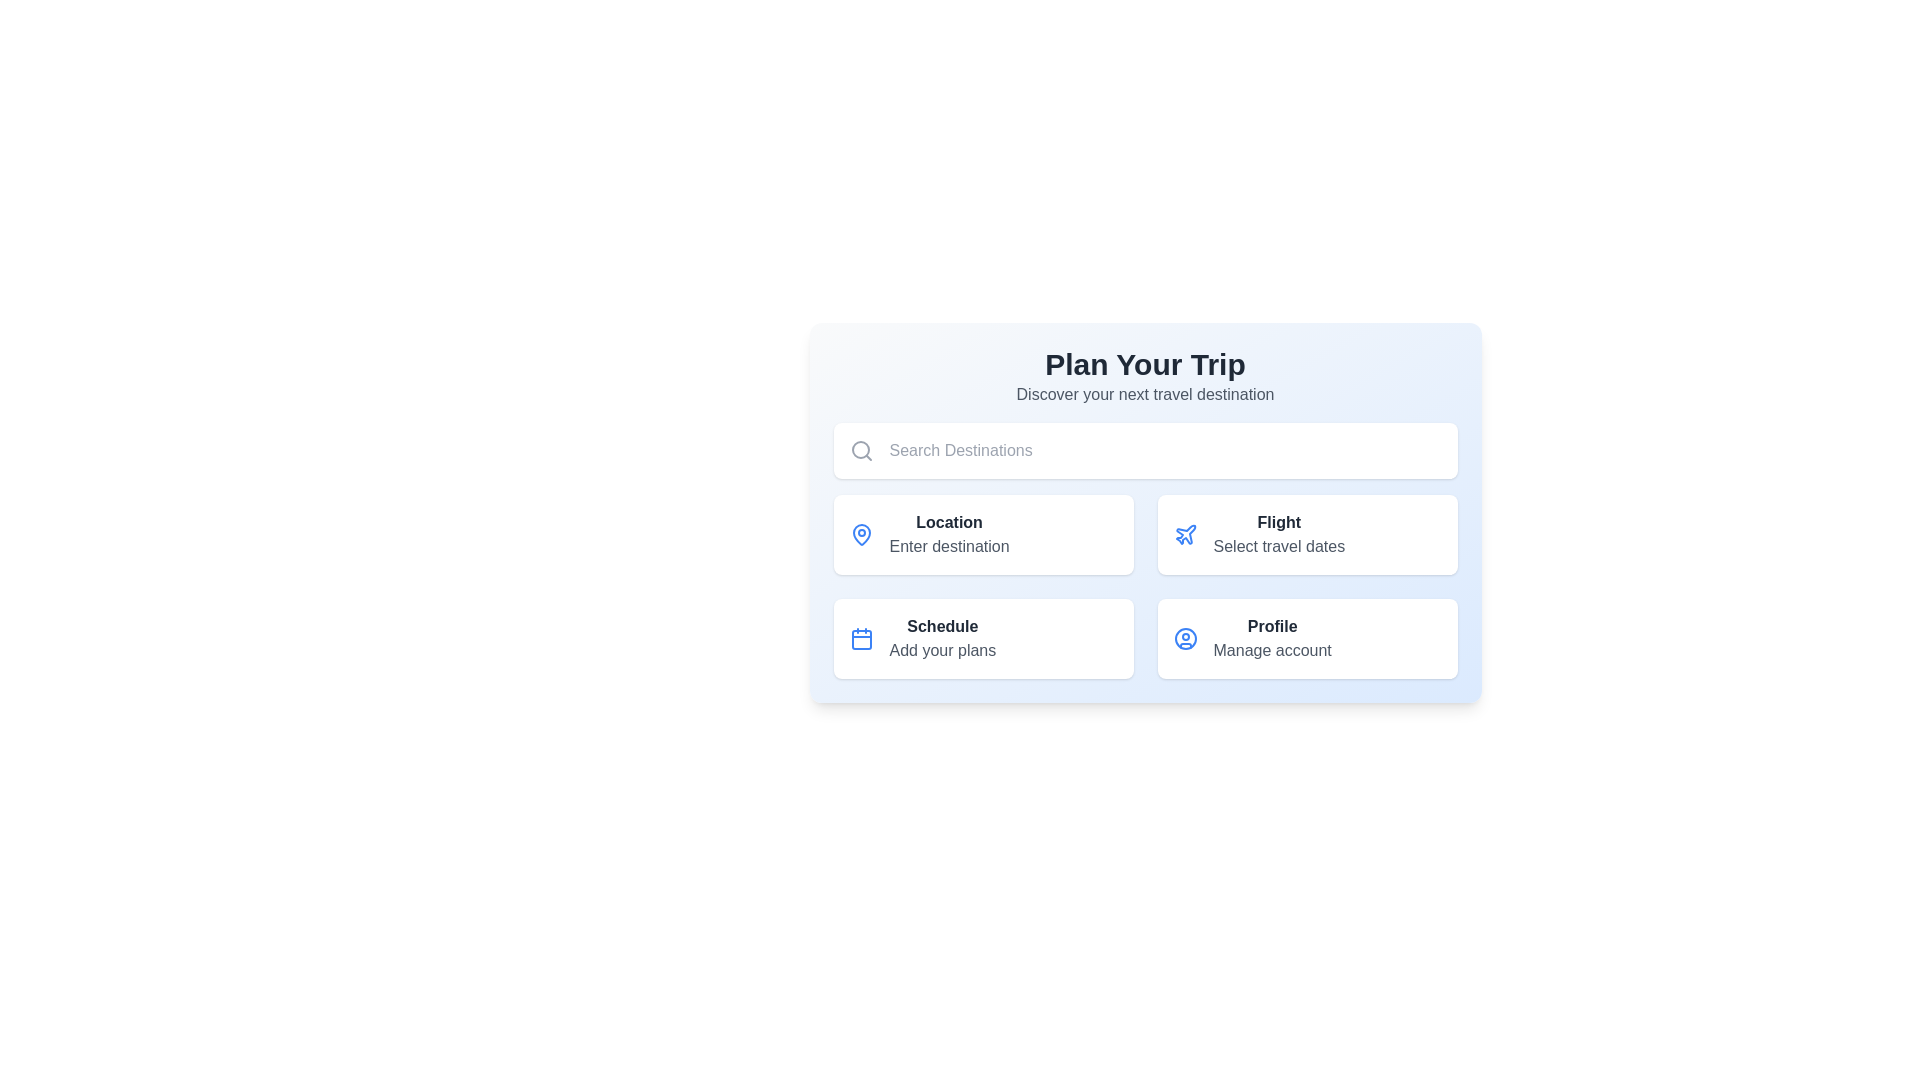 The image size is (1920, 1080). Describe the element at coordinates (1145, 365) in the screenshot. I see `the title text label that indicates the section for planning a trip, located above the subtitle 'Discover your next travel destination'` at that location.